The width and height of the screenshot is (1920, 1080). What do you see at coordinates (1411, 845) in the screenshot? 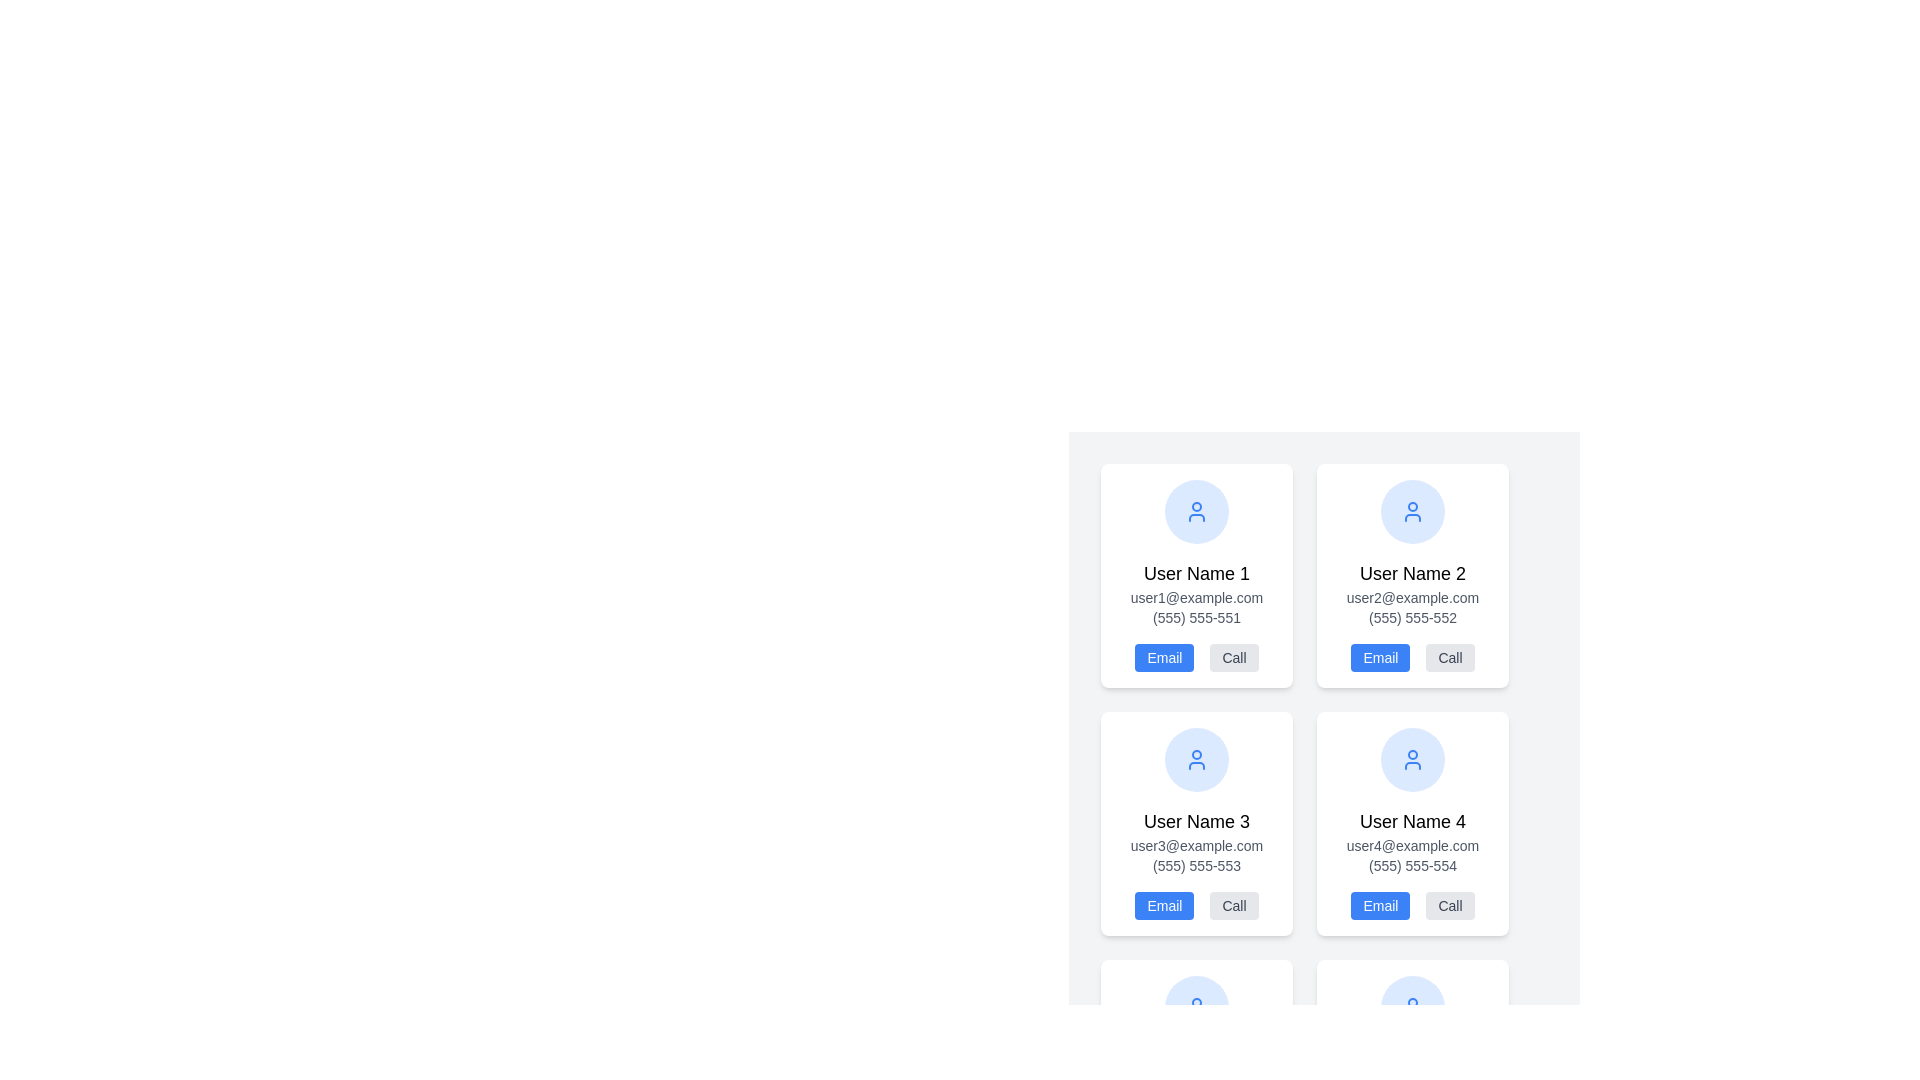
I see `the Static Text Label displaying the email address 'user4@example.com' located in the fourth user card in the grid, positioned below 'User Name 4'` at bounding box center [1411, 845].